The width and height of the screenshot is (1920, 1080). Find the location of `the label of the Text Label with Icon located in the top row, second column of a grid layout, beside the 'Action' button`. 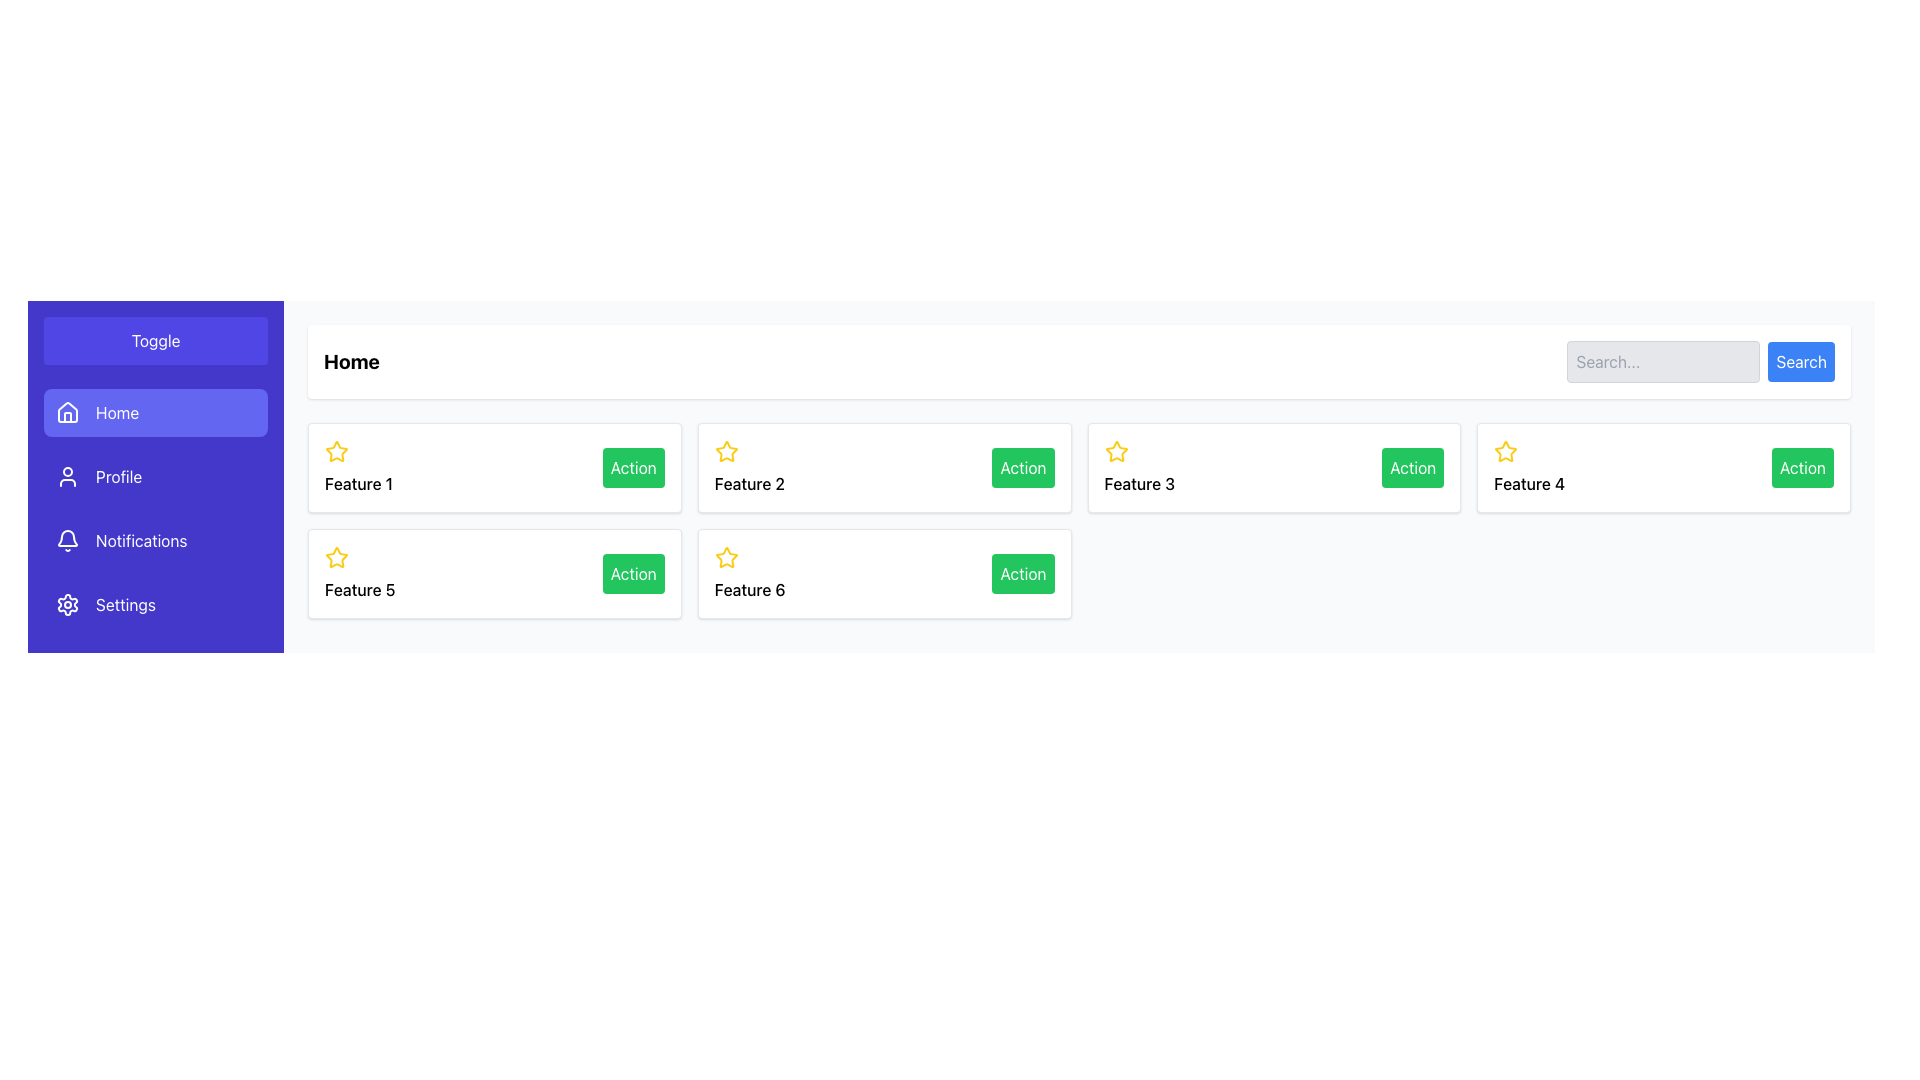

the label of the Text Label with Icon located in the top row, second column of a grid layout, beside the 'Action' button is located at coordinates (748, 467).